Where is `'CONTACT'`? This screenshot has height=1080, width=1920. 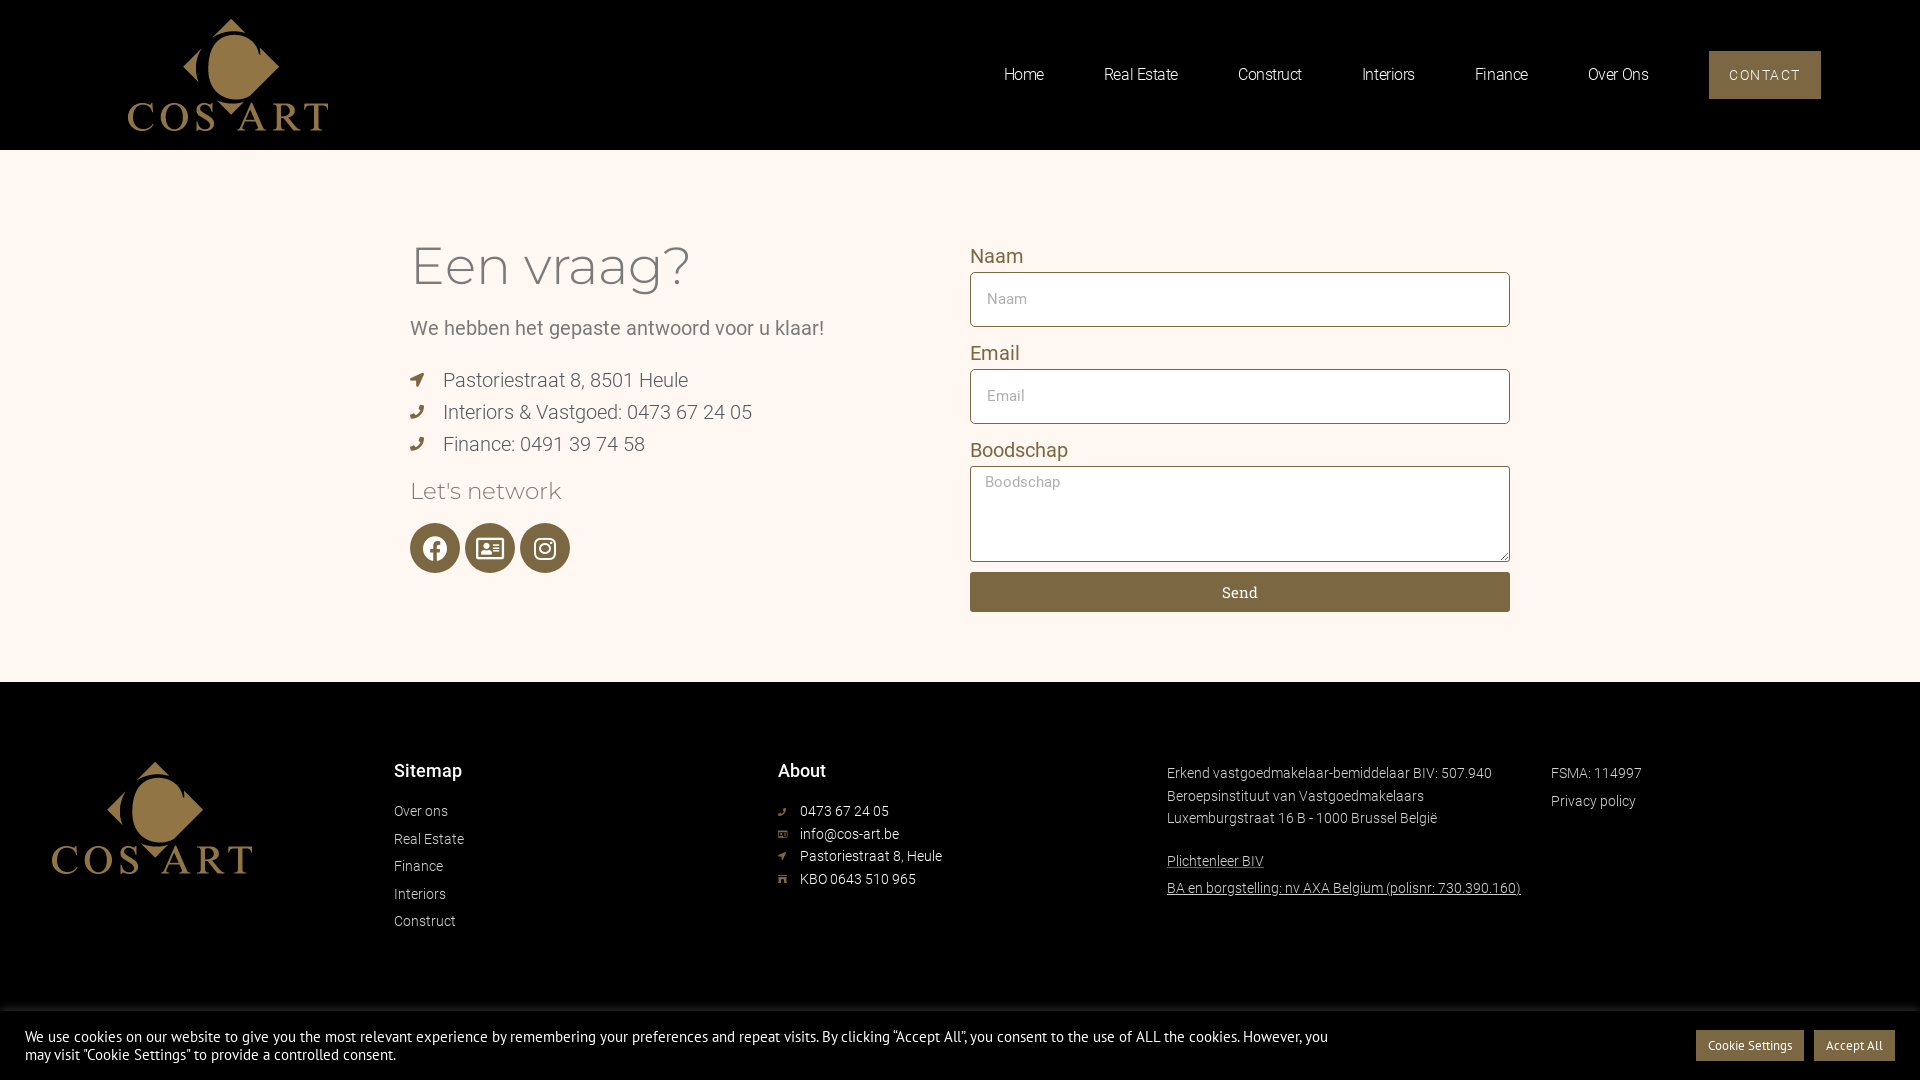
'CONTACT' is located at coordinates (1765, 73).